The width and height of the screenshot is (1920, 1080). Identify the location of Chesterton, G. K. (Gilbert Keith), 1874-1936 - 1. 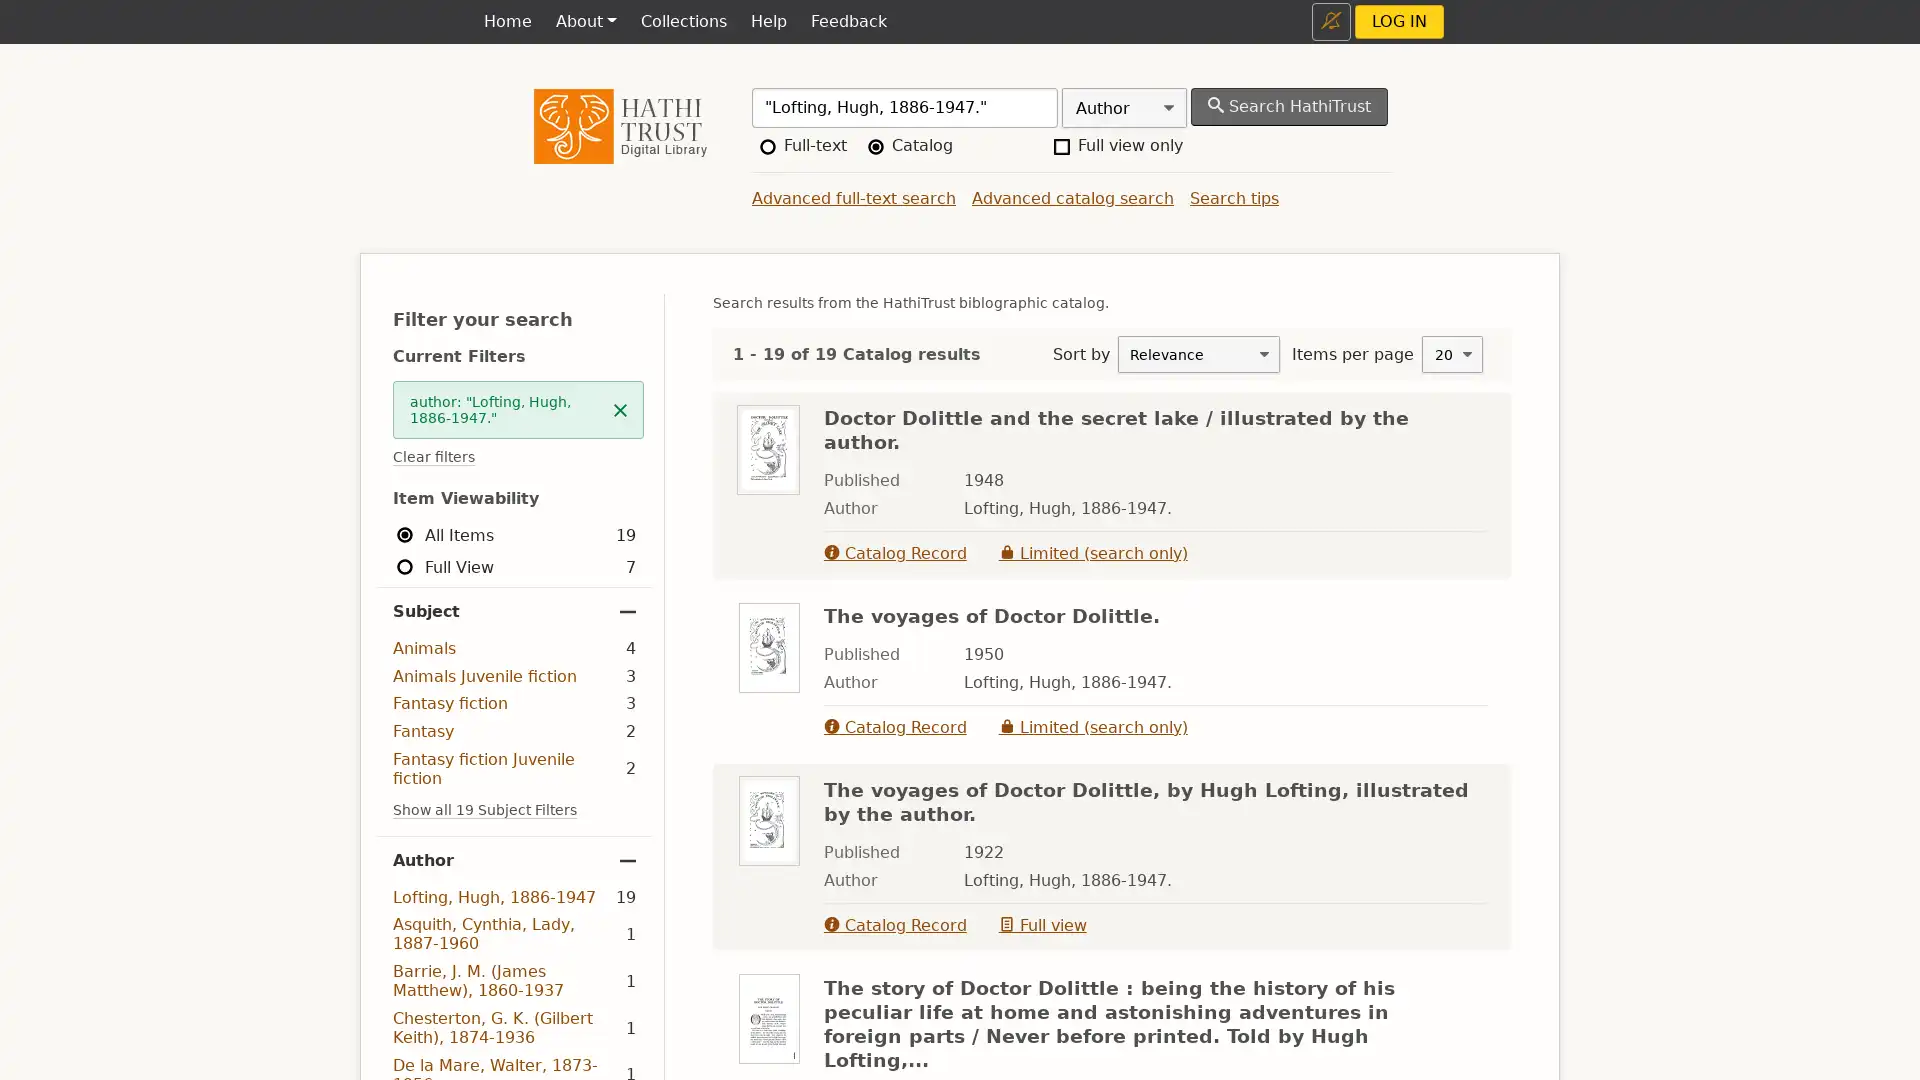
(514, 1027).